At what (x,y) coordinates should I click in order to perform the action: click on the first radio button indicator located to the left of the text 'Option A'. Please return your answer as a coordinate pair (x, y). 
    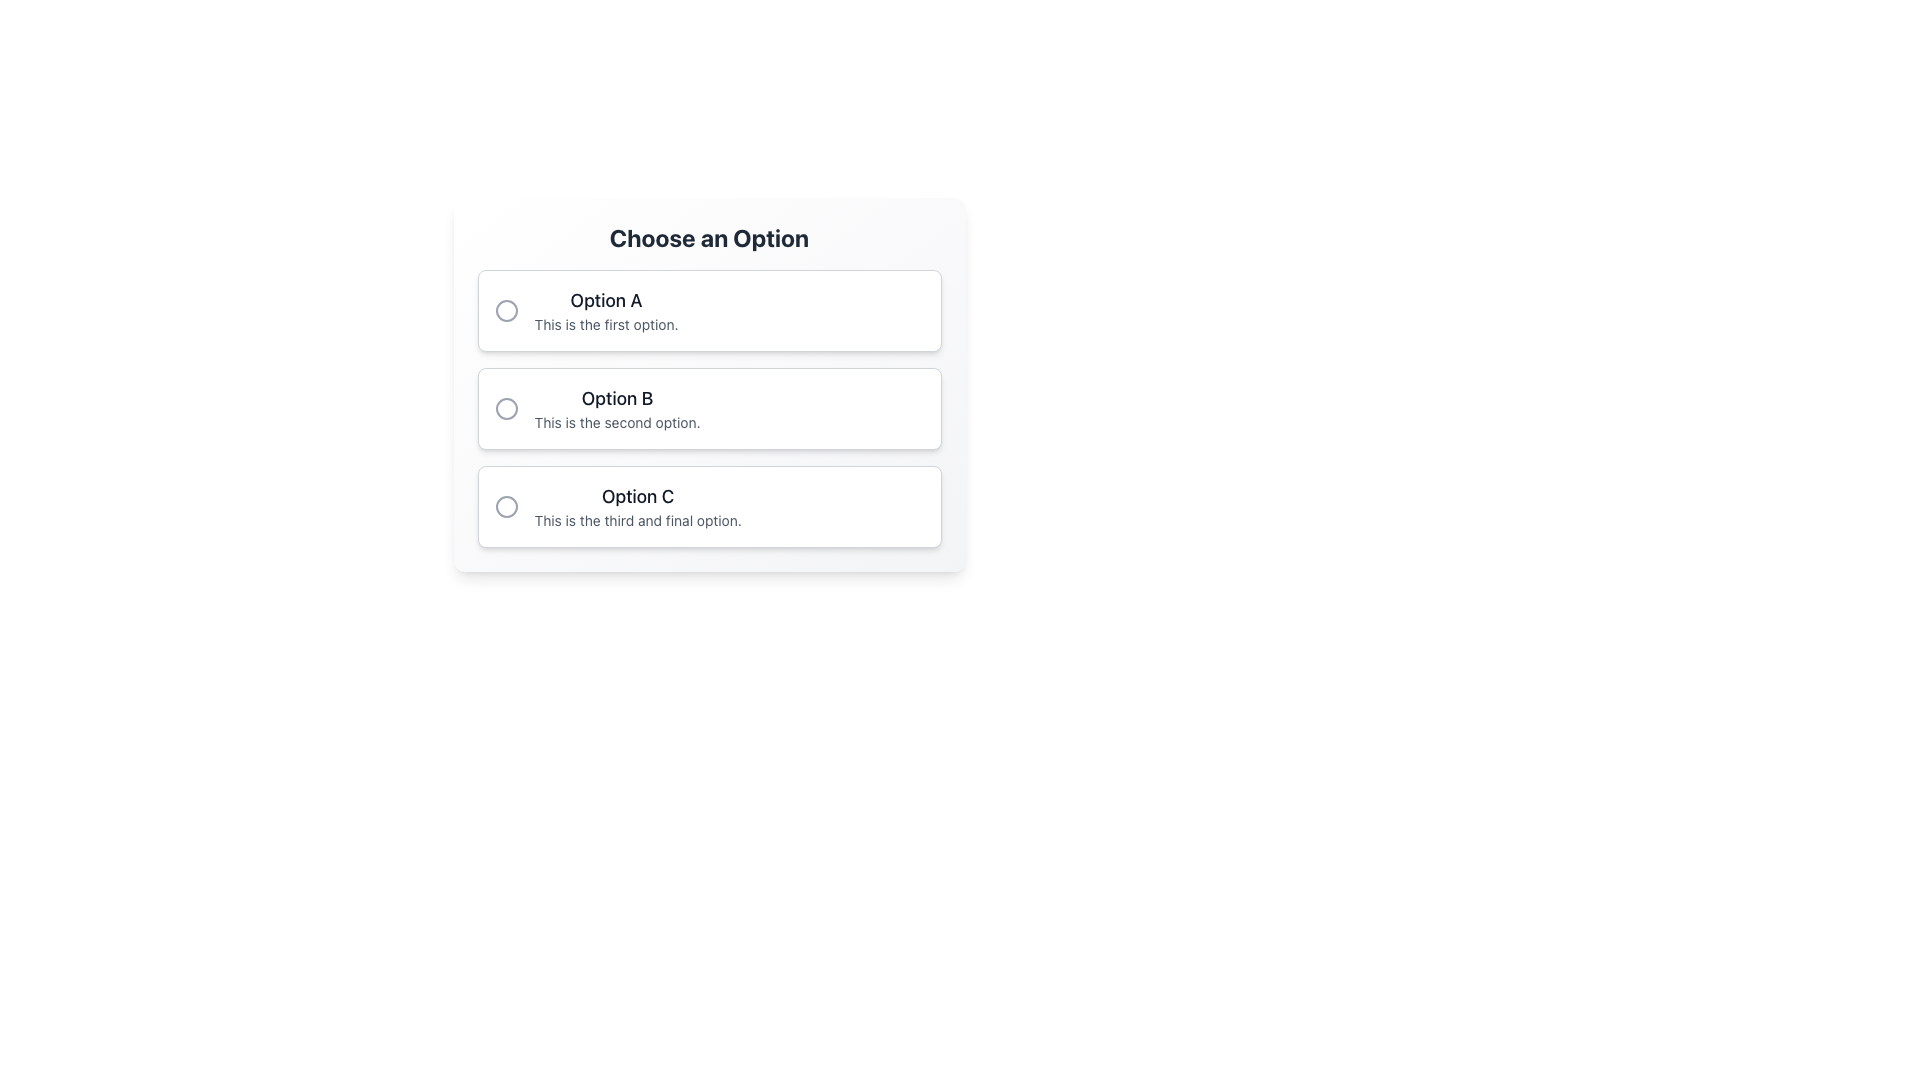
    Looking at the image, I should click on (506, 311).